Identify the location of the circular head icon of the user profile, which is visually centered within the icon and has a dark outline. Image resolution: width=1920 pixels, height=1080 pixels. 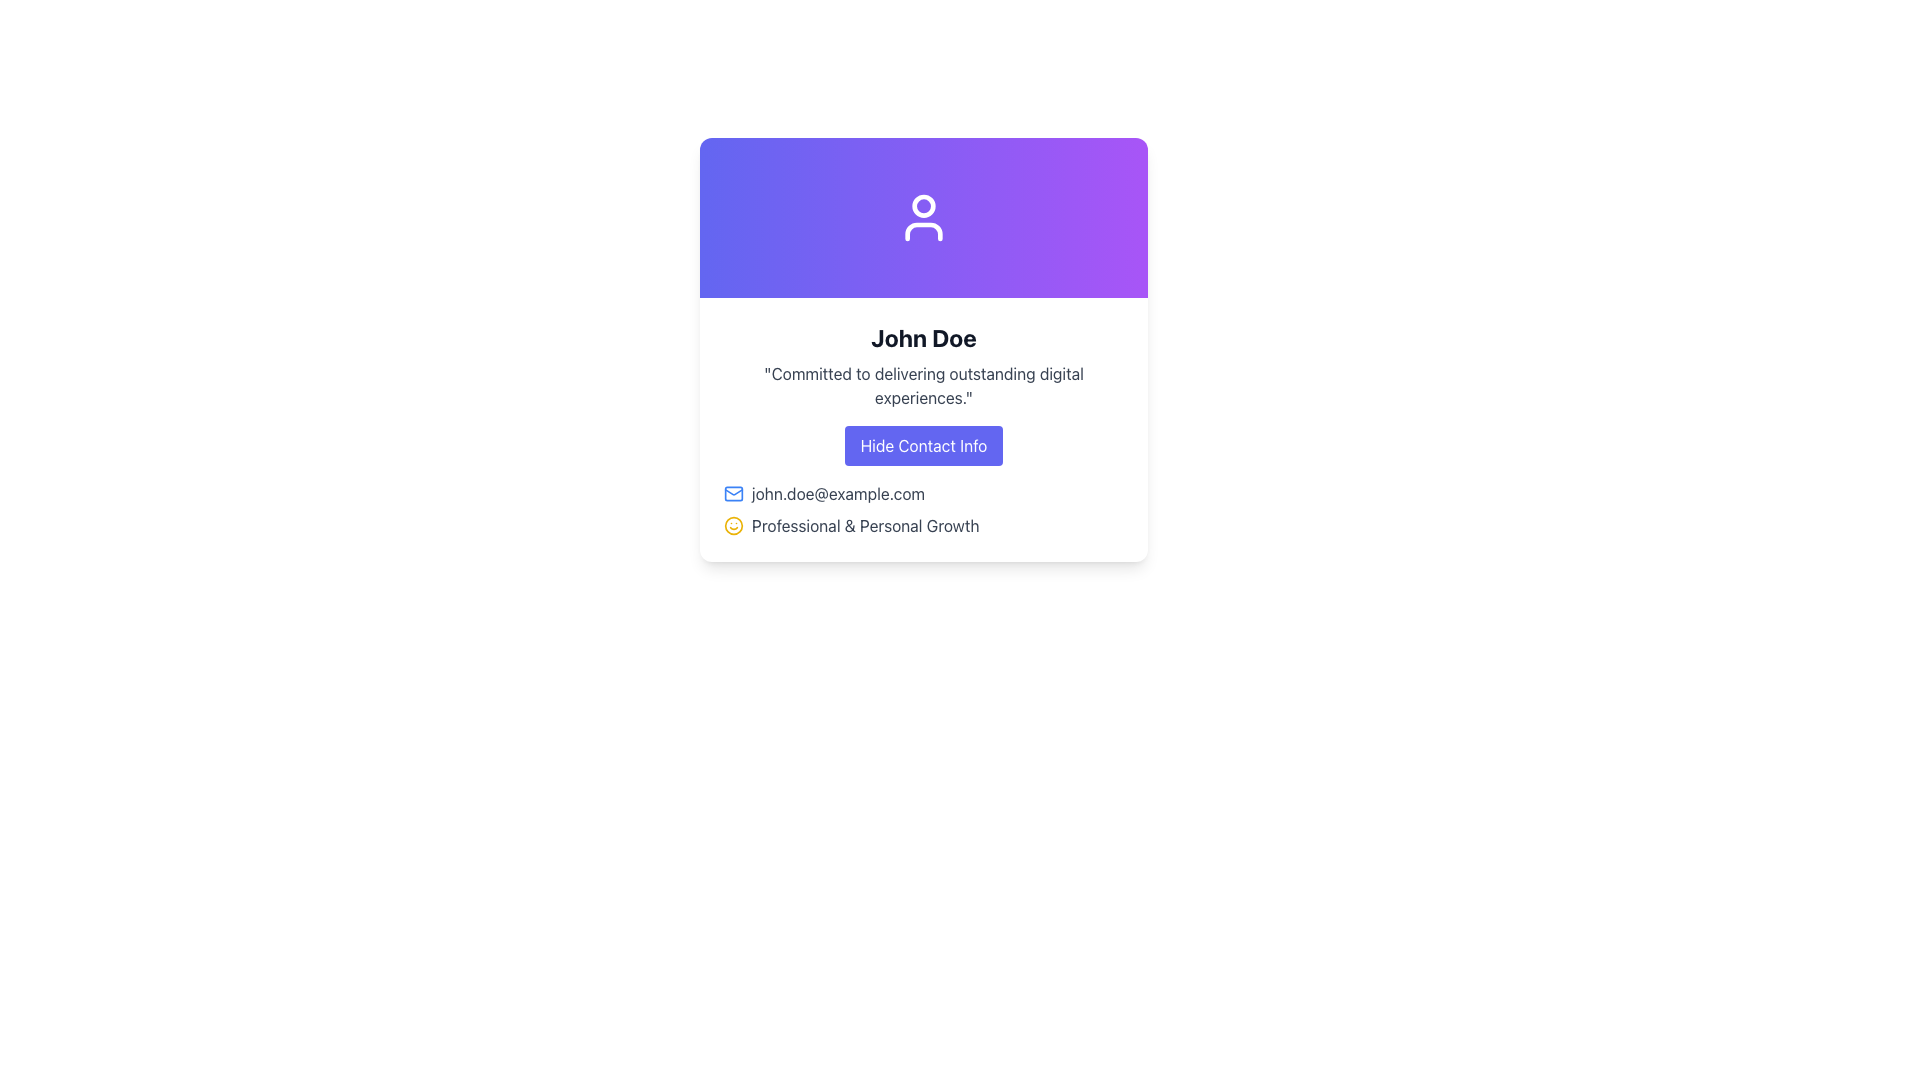
(923, 205).